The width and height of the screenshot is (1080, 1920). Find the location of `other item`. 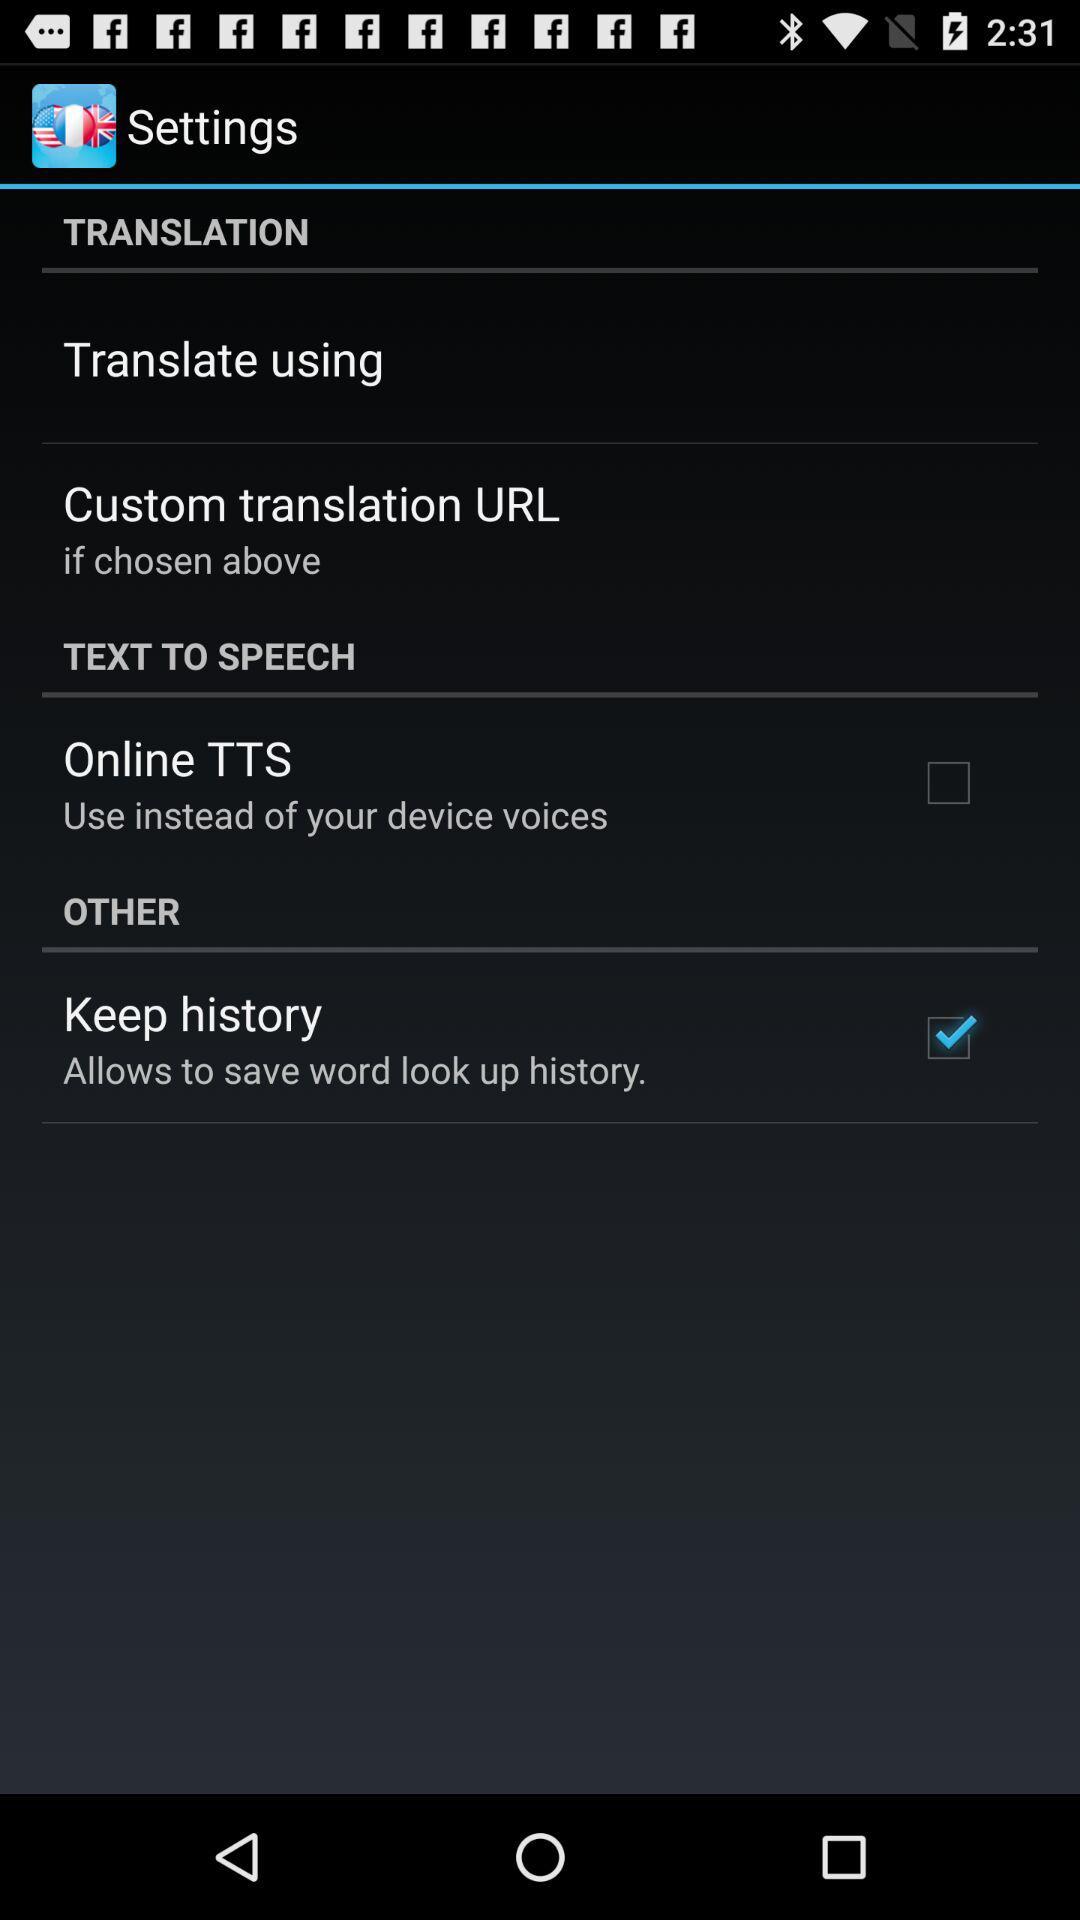

other item is located at coordinates (540, 909).